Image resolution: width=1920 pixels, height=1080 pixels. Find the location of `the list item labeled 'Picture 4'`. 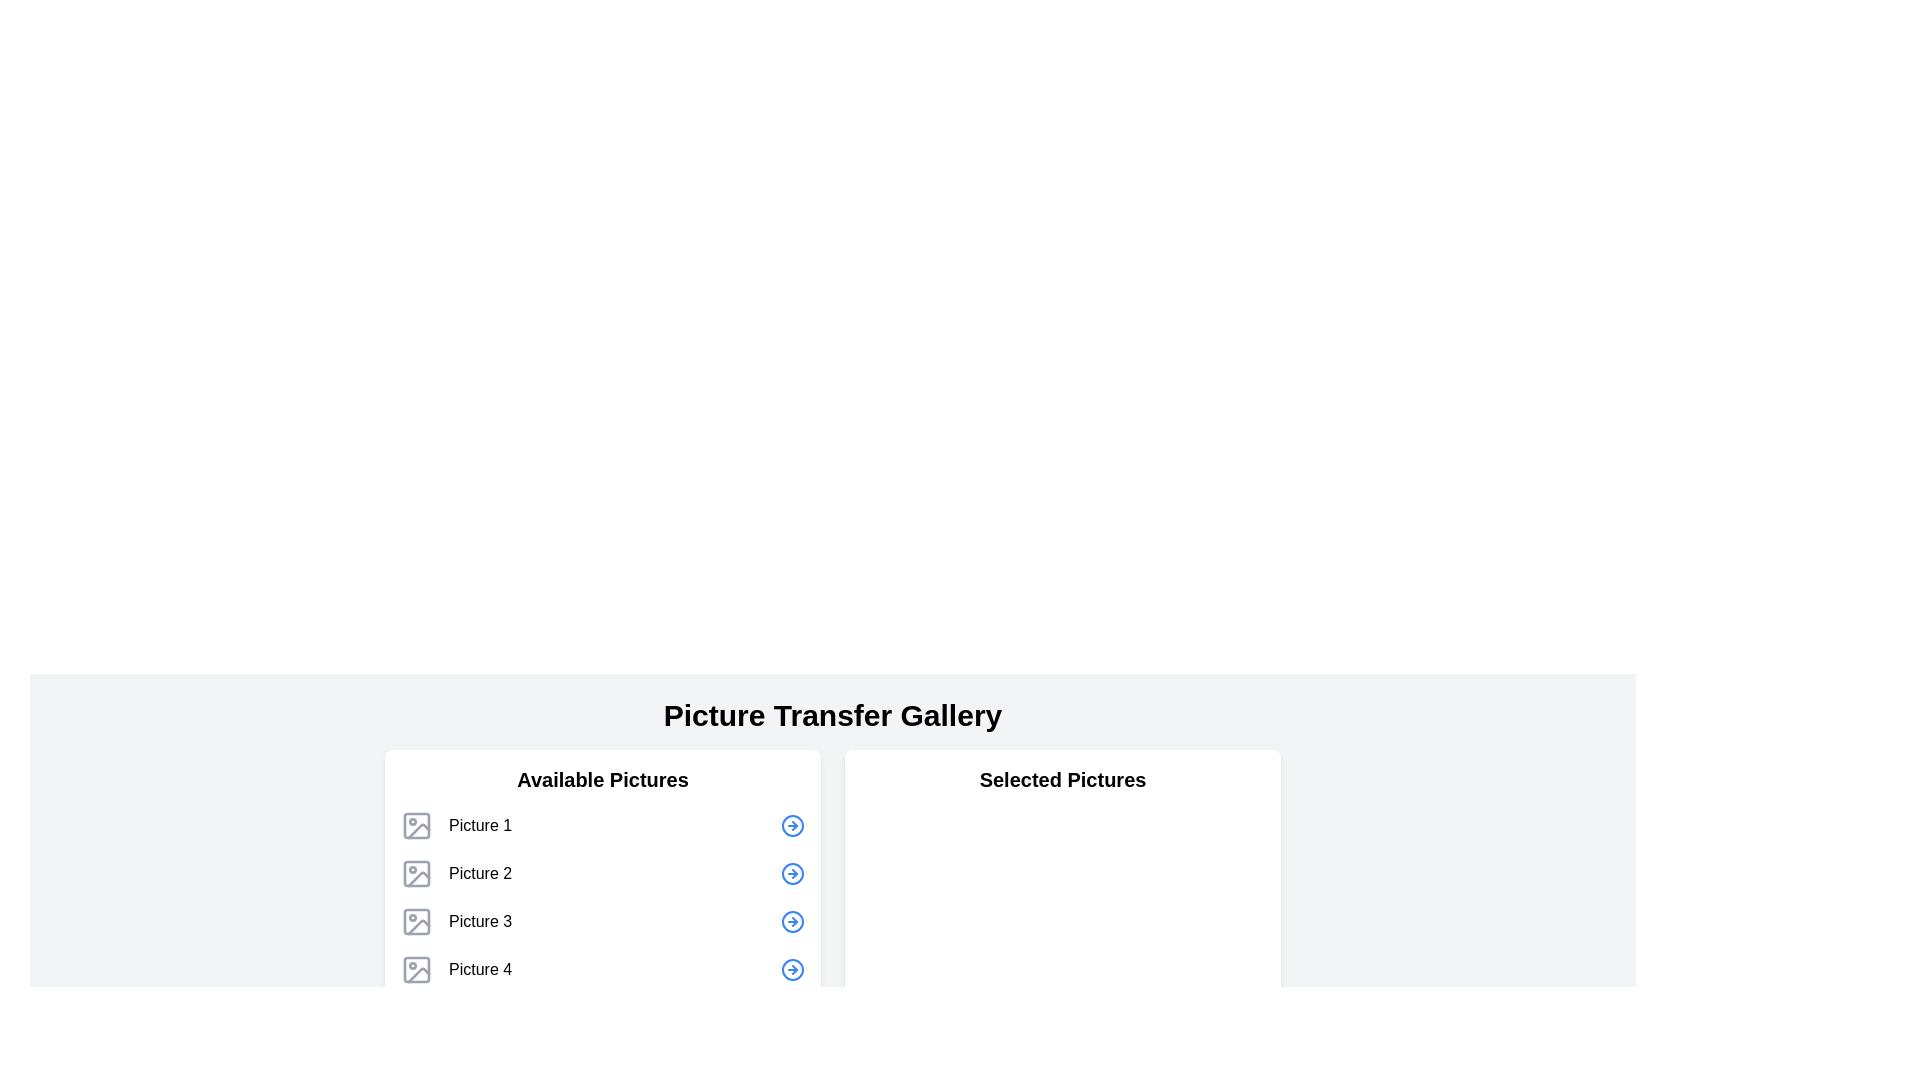

the list item labeled 'Picture 4' is located at coordinates (455, 968).